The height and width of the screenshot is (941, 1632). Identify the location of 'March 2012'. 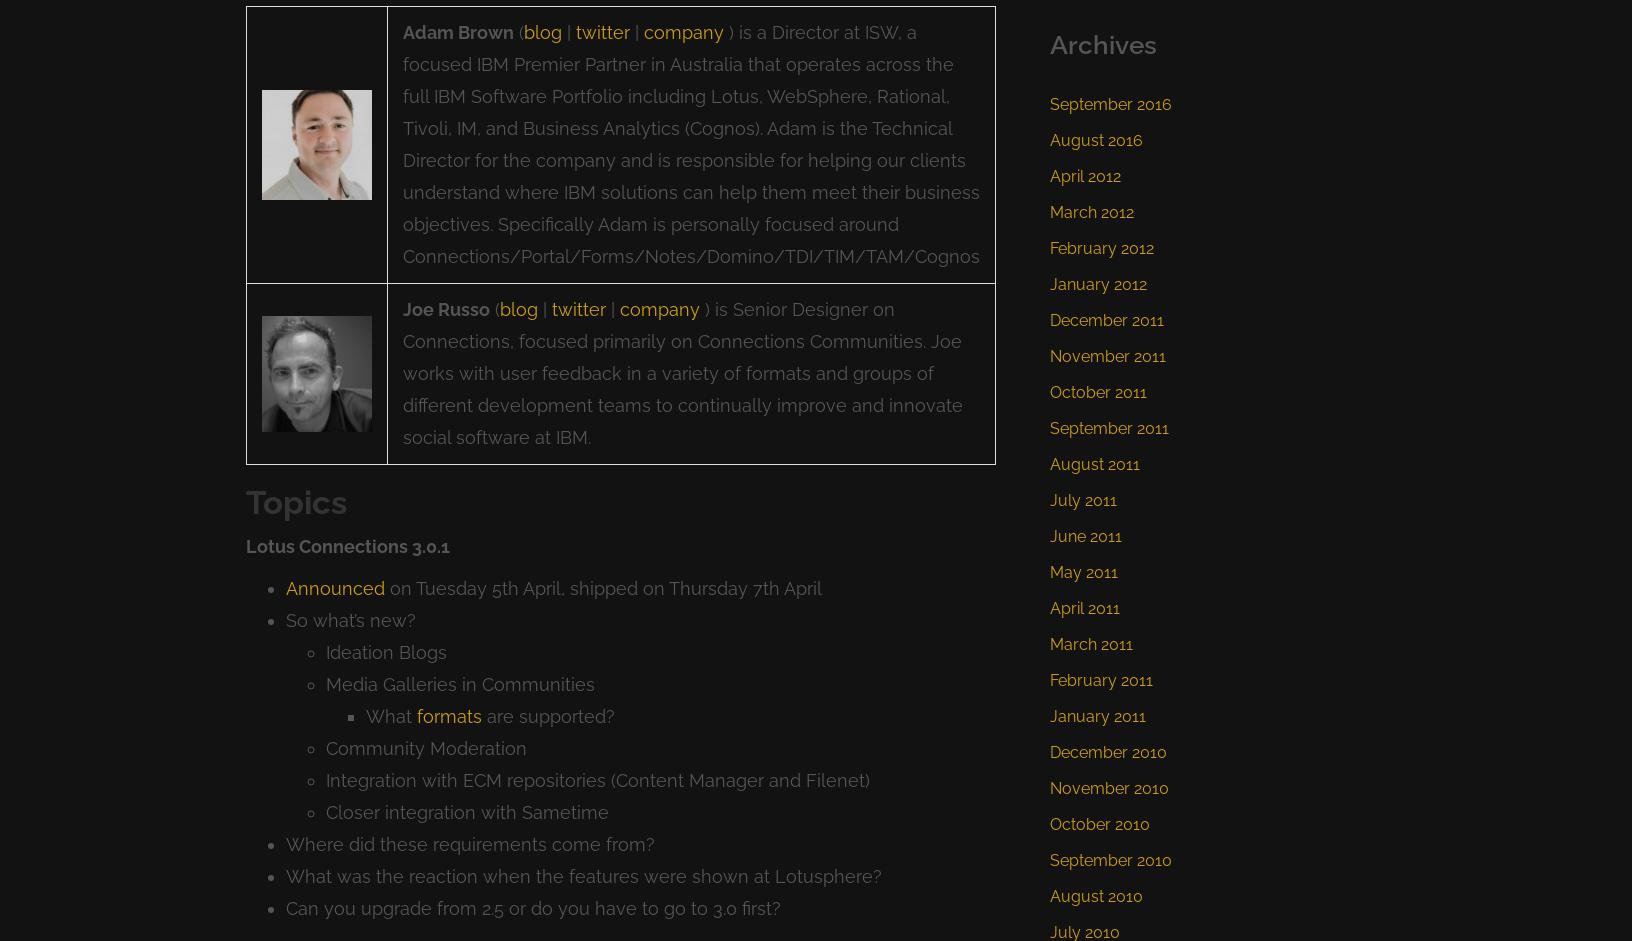
(1090, 211).